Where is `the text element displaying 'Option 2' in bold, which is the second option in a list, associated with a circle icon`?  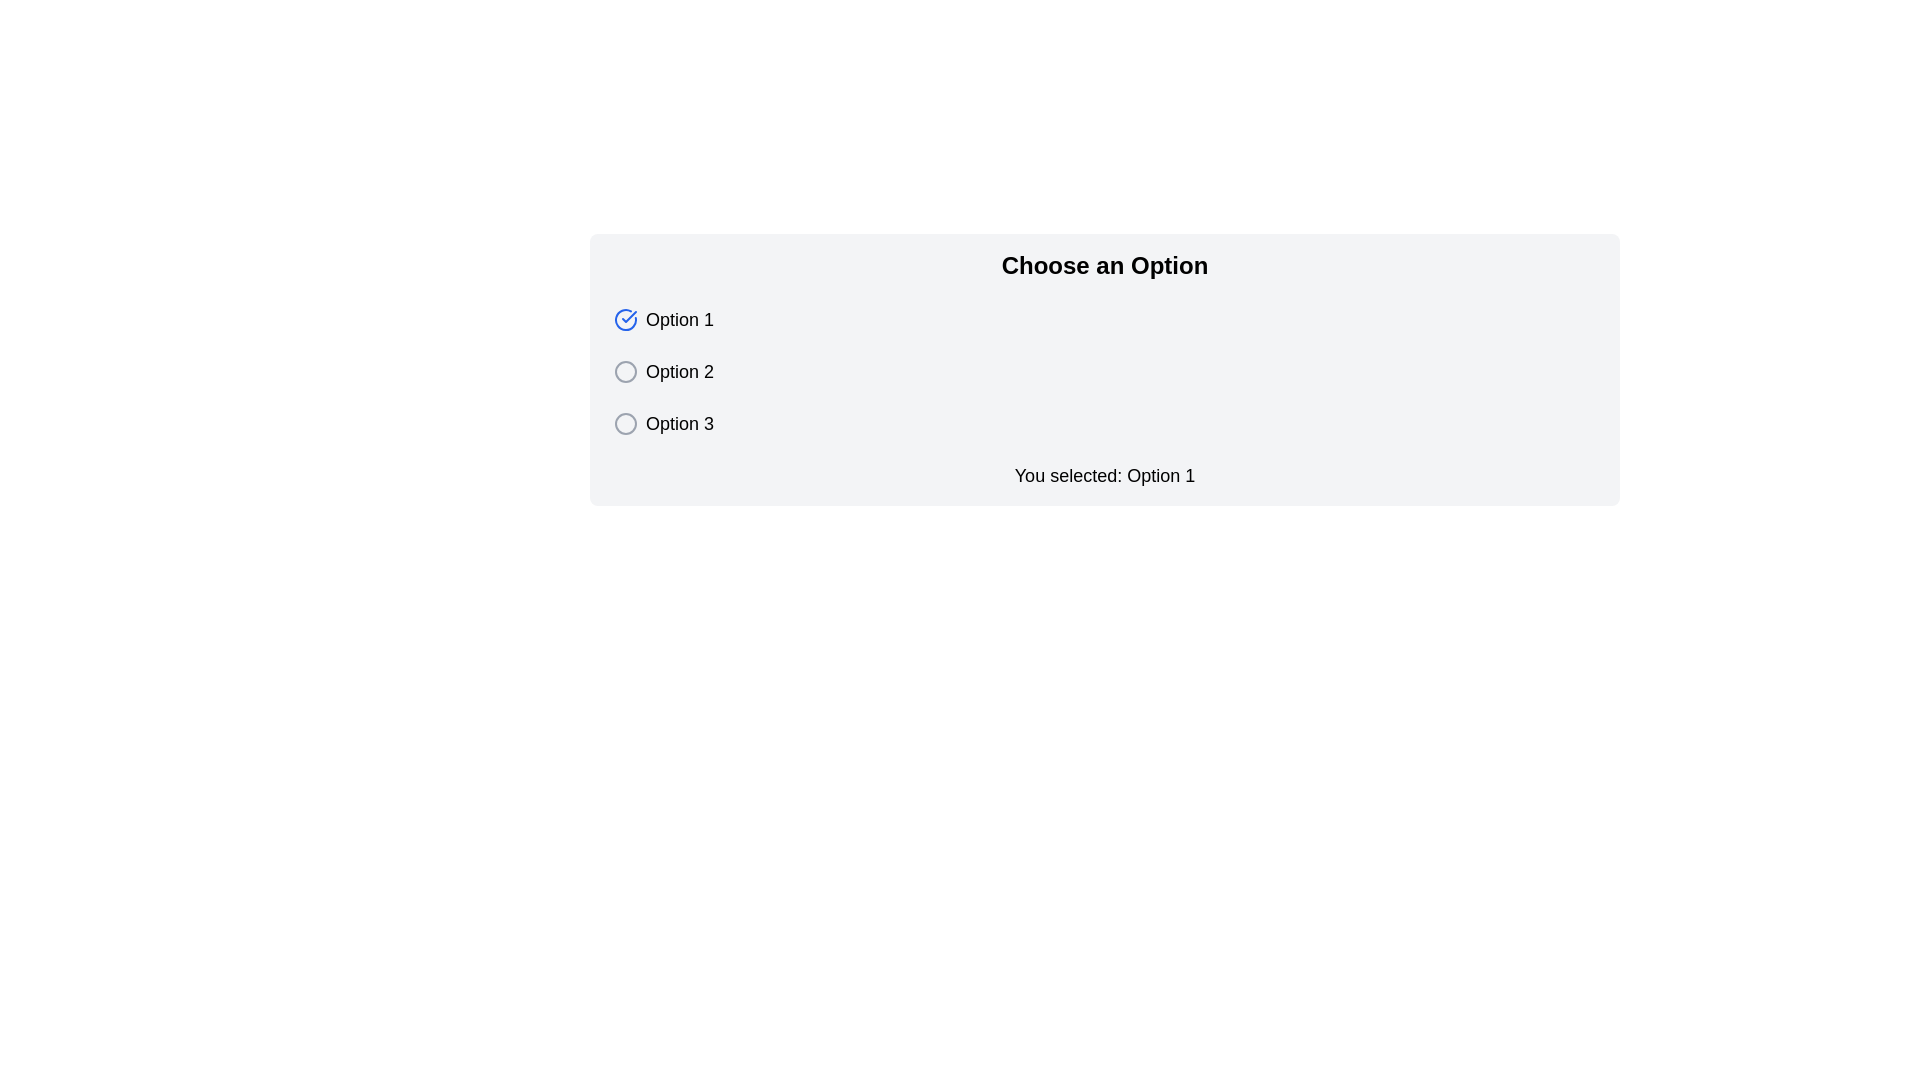
the text element displaying 'Option 2' in bold, which is the second option in a list, associated with a circle icon is located at coordinates (680, 371).